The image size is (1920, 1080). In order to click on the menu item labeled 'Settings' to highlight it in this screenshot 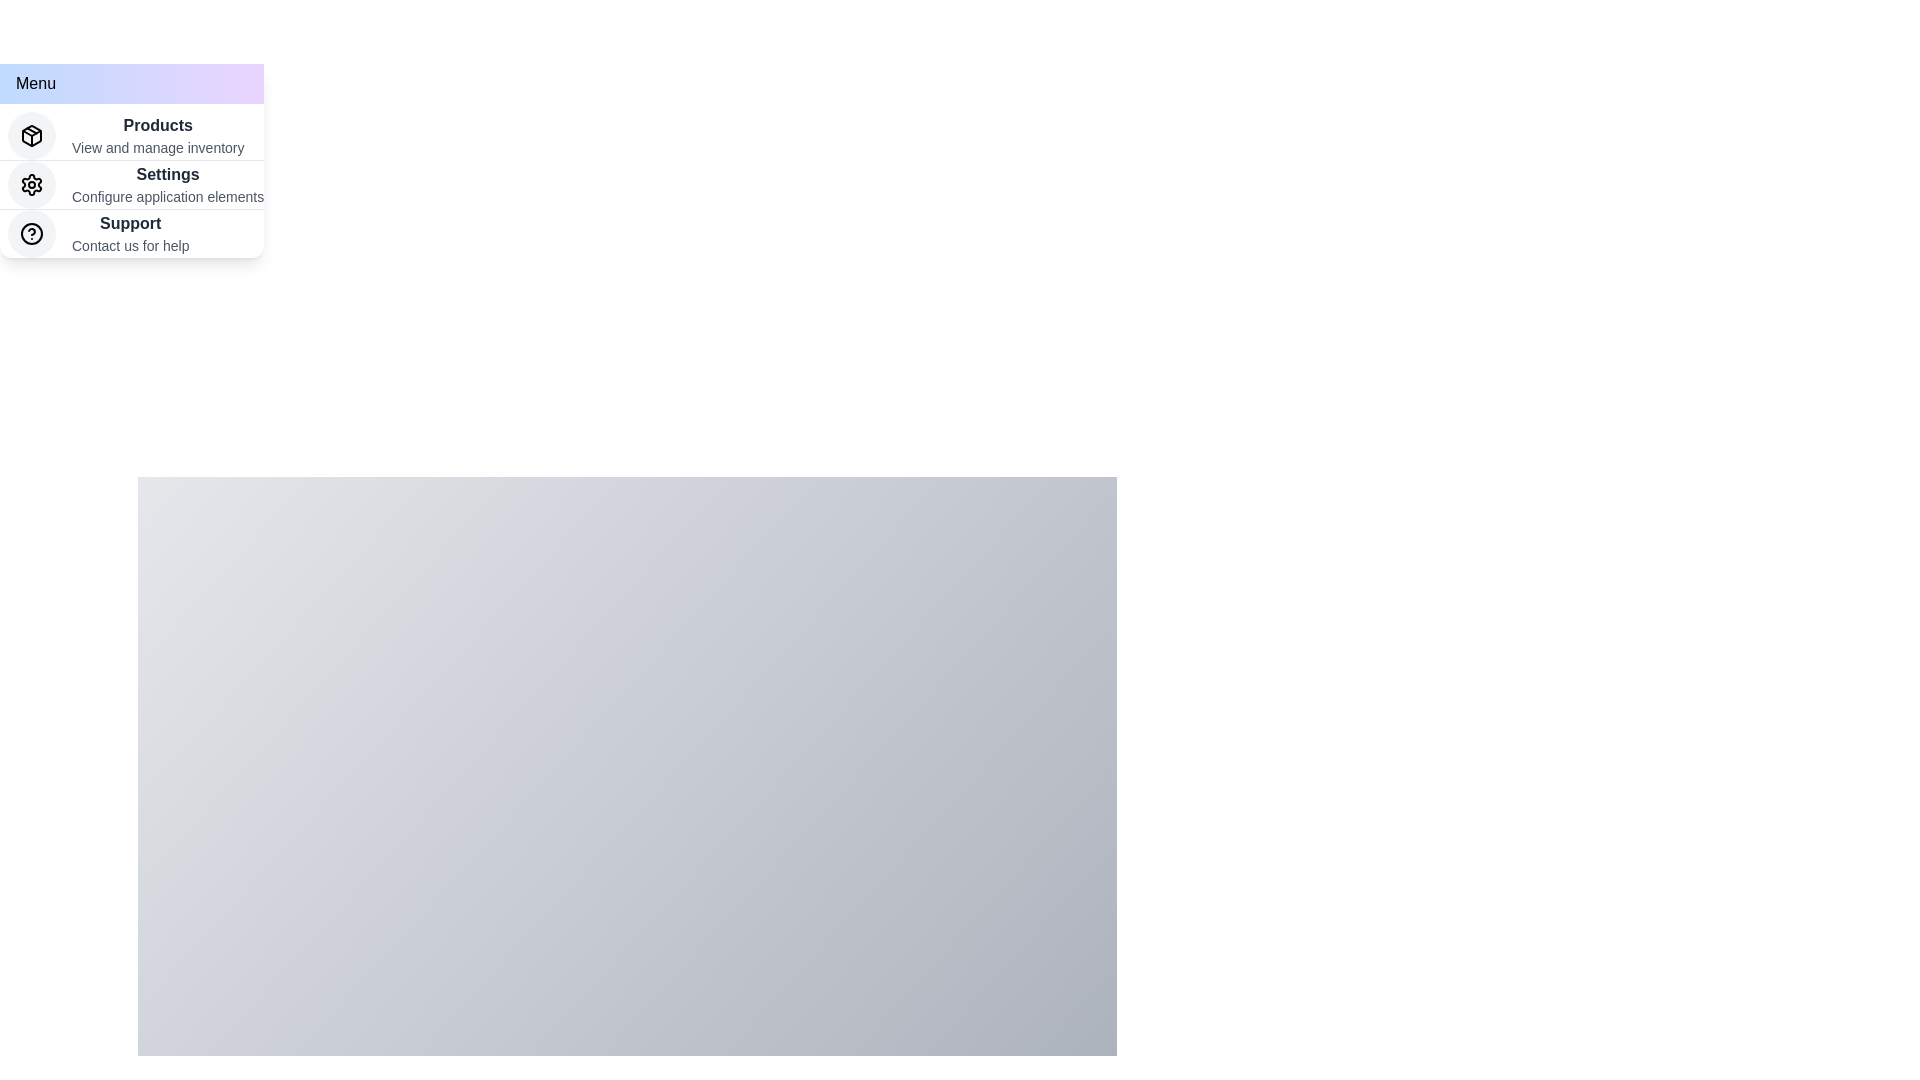, I will do `click(131, 185)`.